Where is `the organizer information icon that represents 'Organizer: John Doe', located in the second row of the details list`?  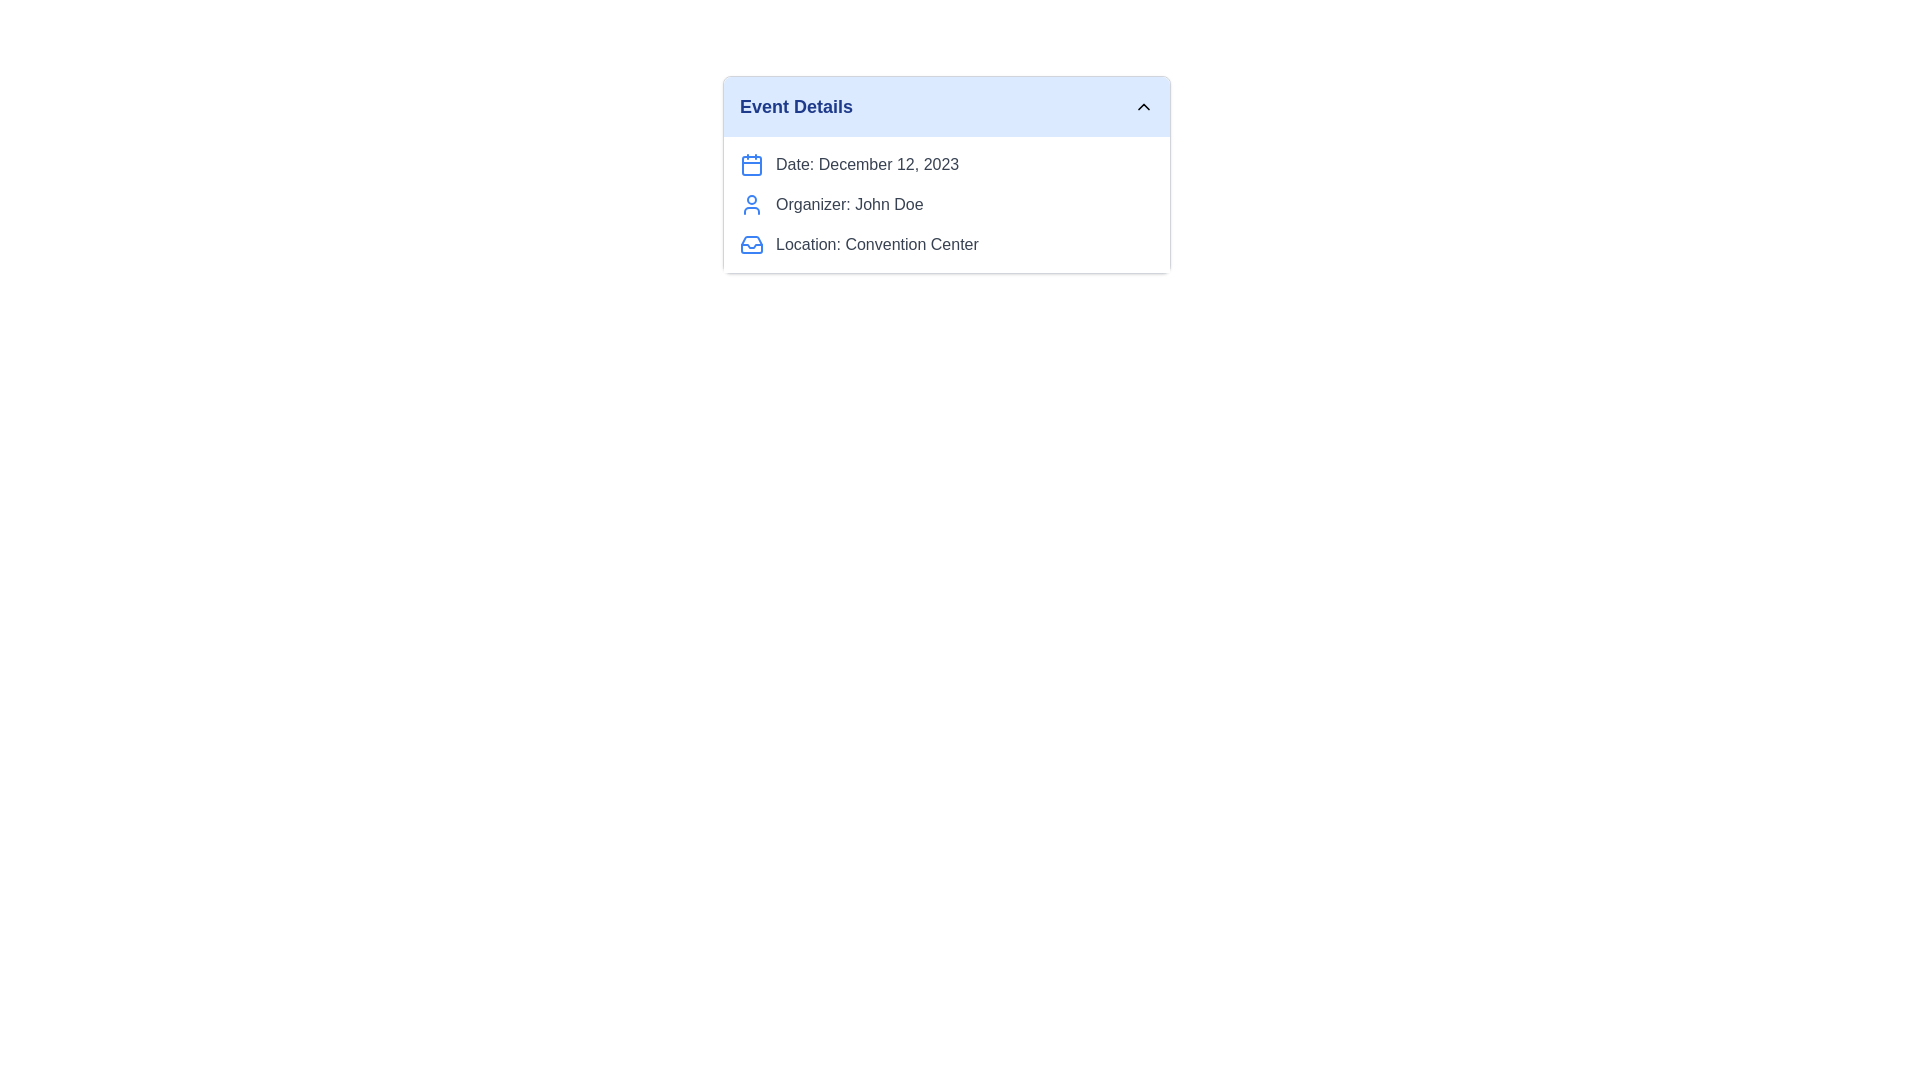
the organizer information icon that represents 'Organizer: John Doe', located in the second row of the details list is located at coordinates (751, 204).